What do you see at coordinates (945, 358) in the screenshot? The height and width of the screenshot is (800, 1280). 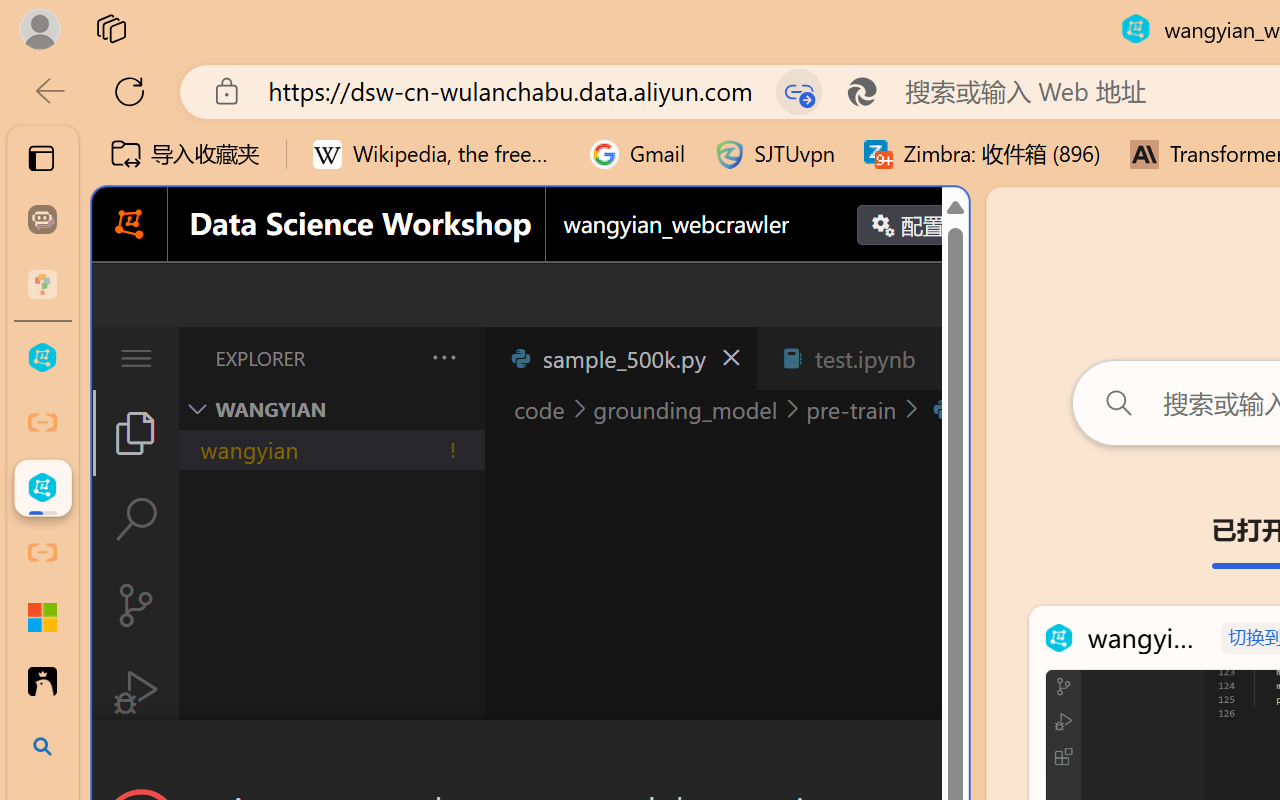 I see `'Close (Ctrl+F4)'` at bounding box center [945, 358].